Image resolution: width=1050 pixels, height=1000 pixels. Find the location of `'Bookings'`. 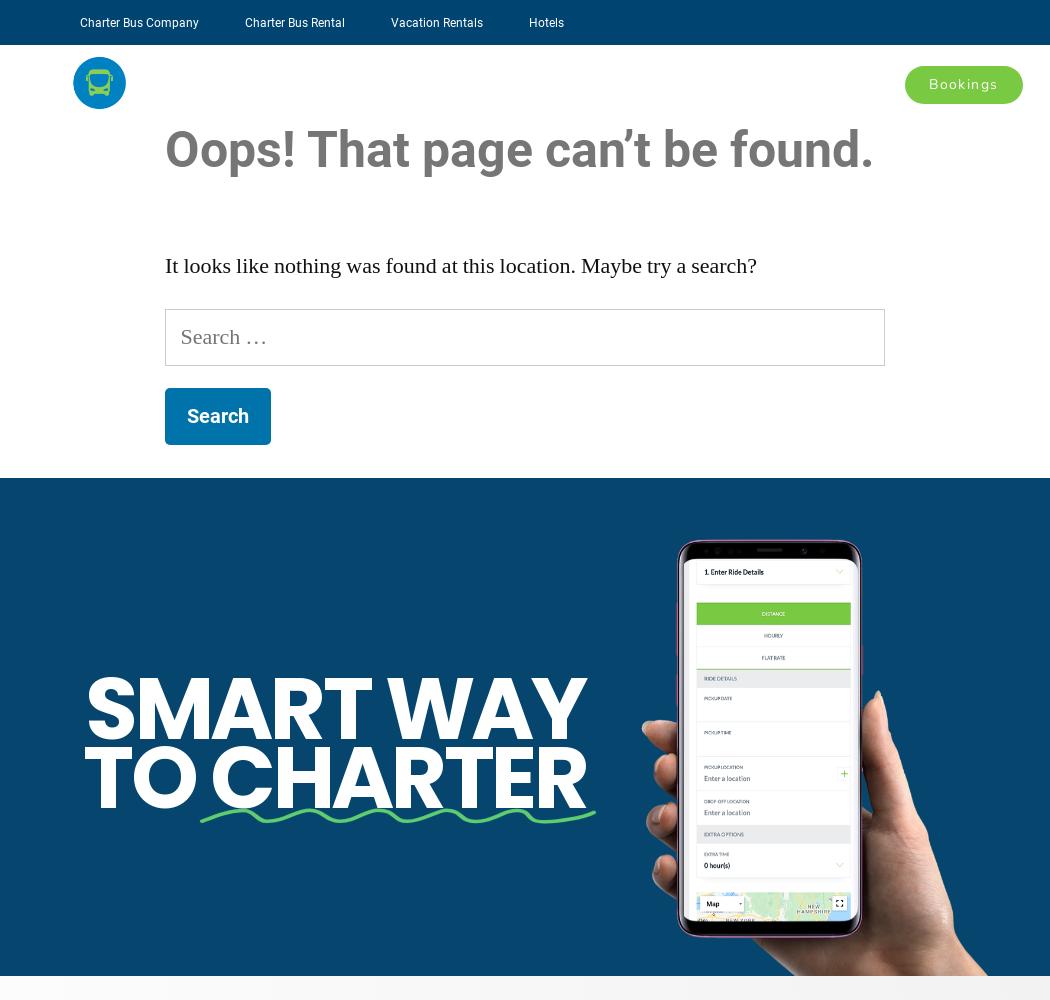

'Bookings' is located at coordinates (962, 82).